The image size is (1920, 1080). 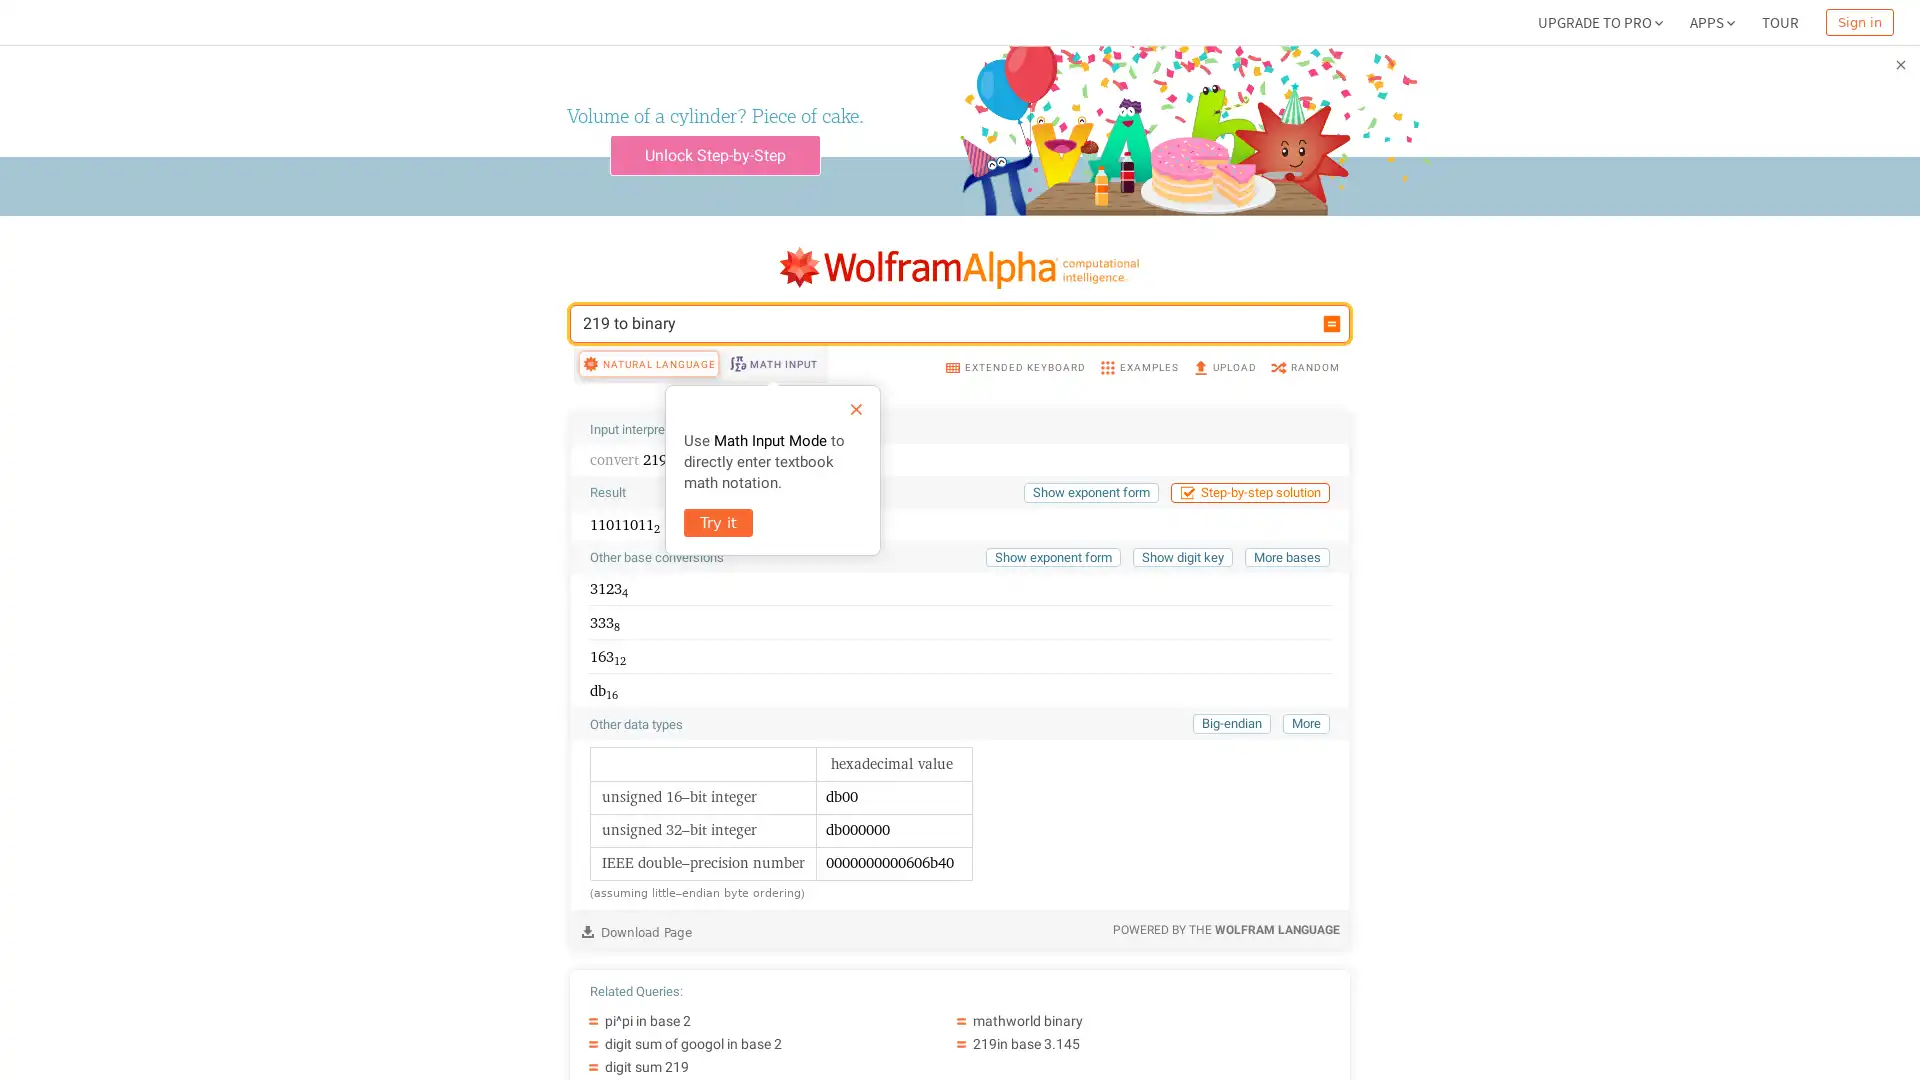 What do you see at coordinates (758, 1059) in the screenshot?
I see `pi^pi in base 2` at bounding box center [758, 1059].